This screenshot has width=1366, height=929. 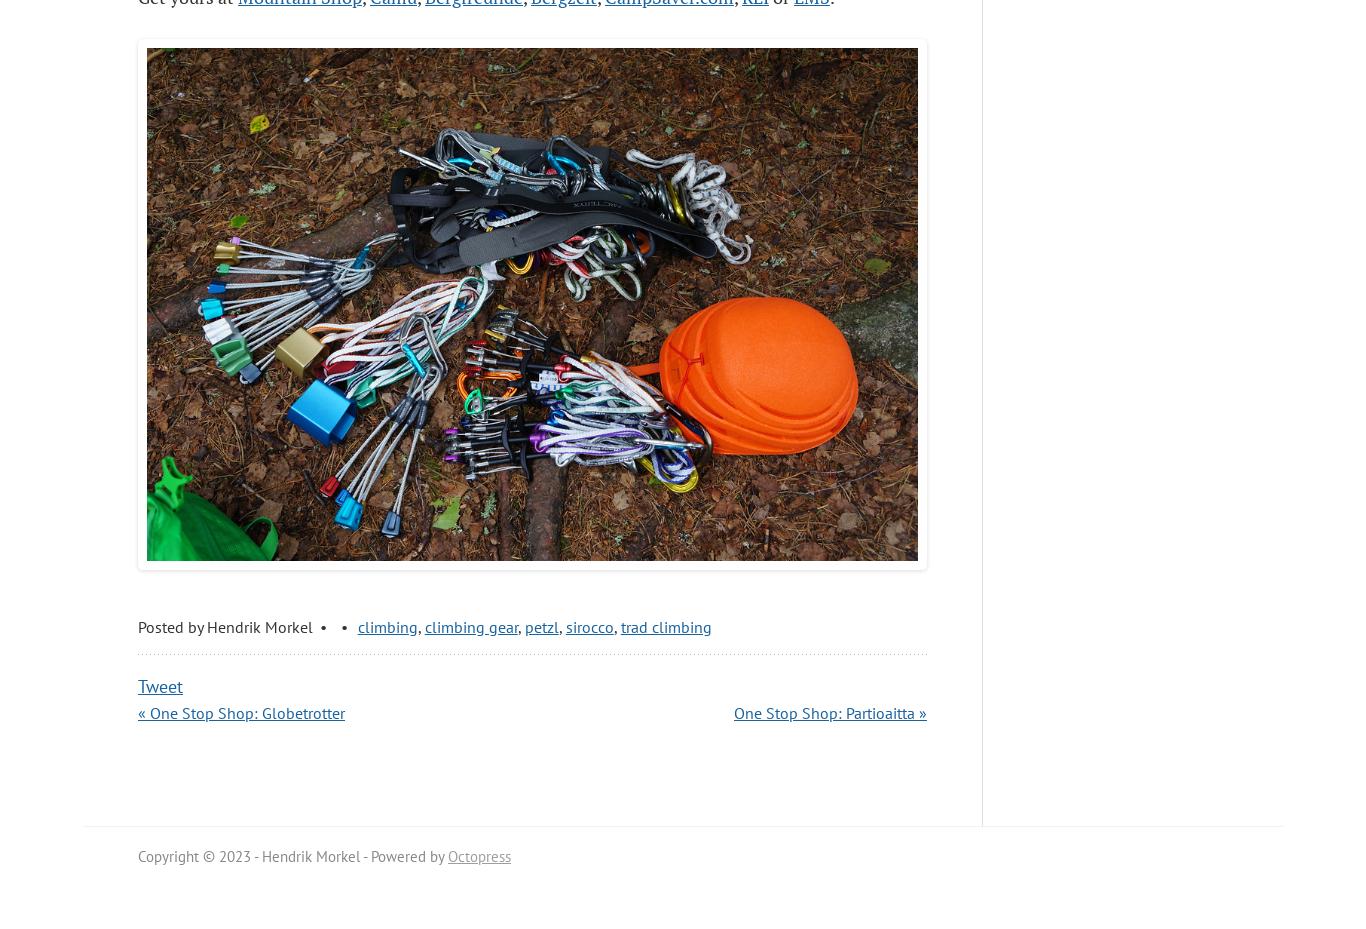 What do you see at coordinates (447, 856) in the screenshot?
I see `'Octopress'` at bounding box center [447, 856].